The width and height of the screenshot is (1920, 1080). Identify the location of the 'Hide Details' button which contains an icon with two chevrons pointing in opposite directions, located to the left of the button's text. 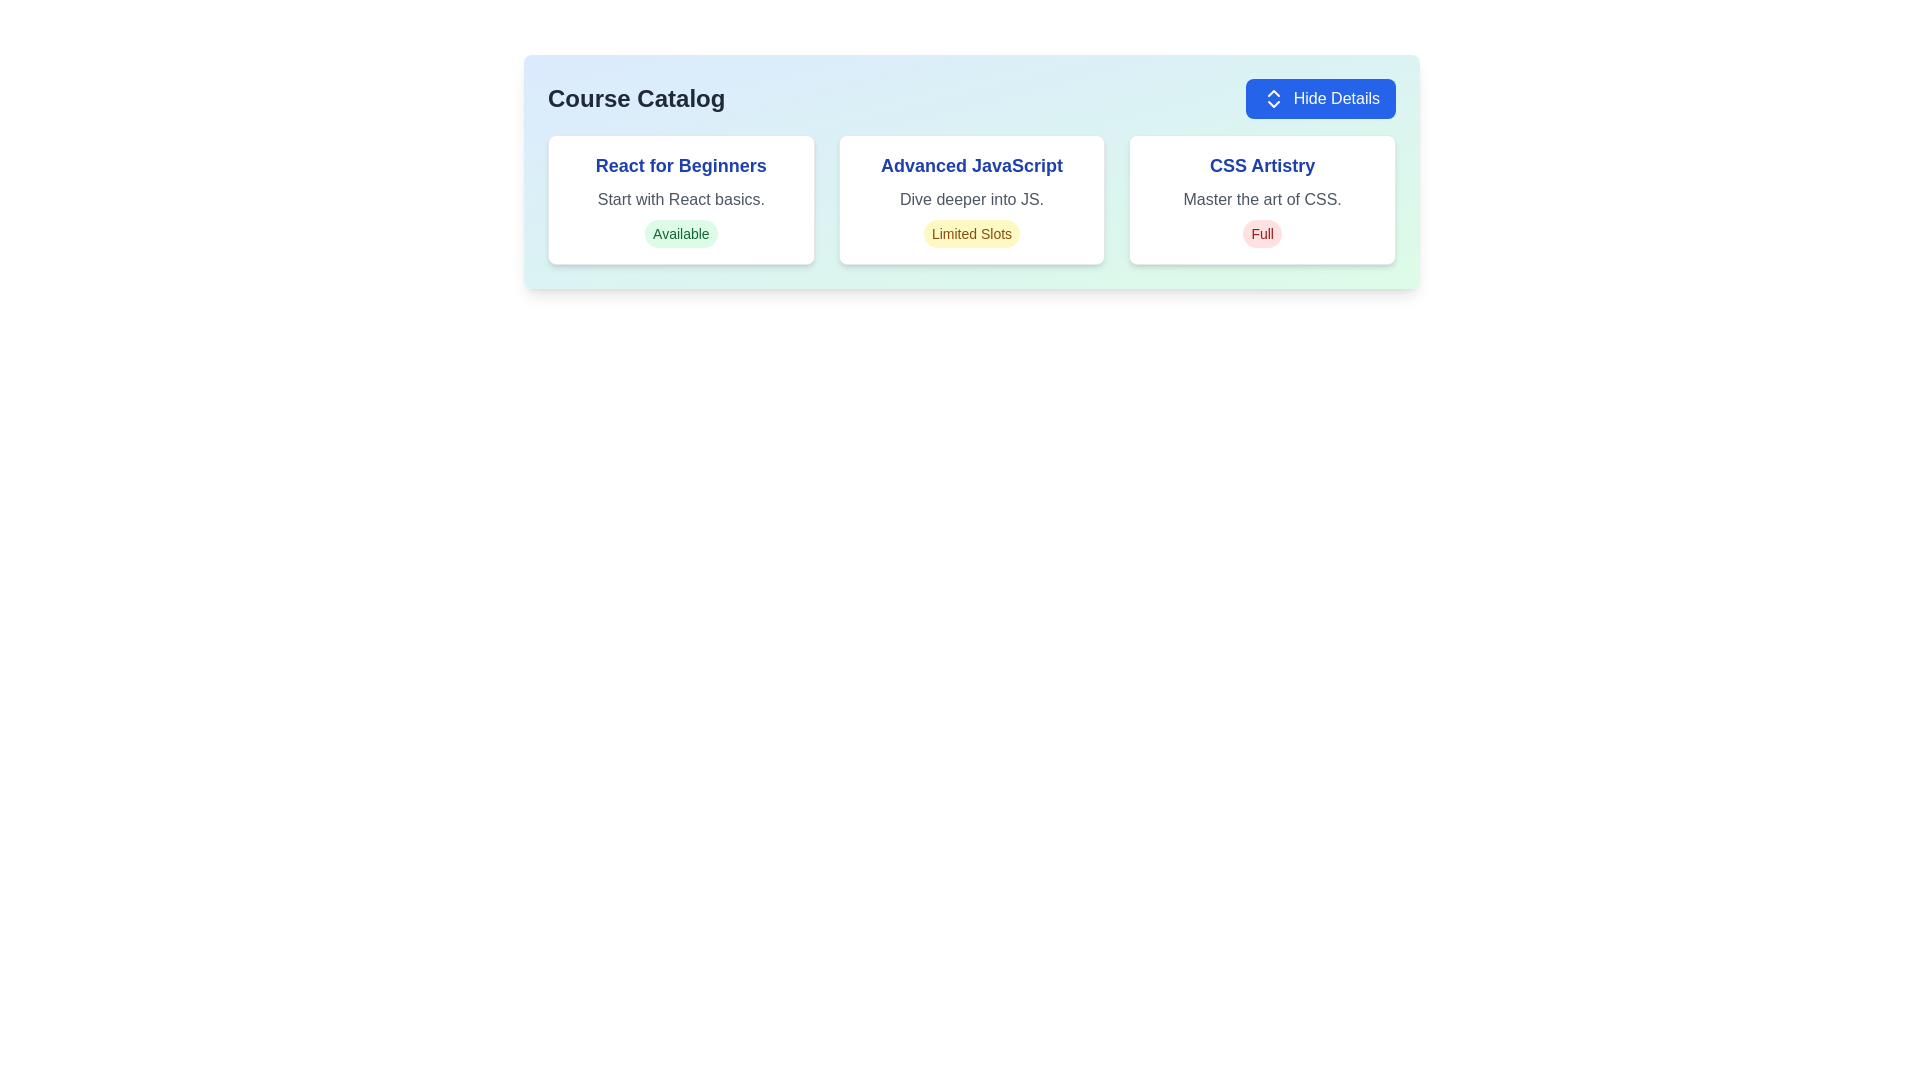
(1272, 99).